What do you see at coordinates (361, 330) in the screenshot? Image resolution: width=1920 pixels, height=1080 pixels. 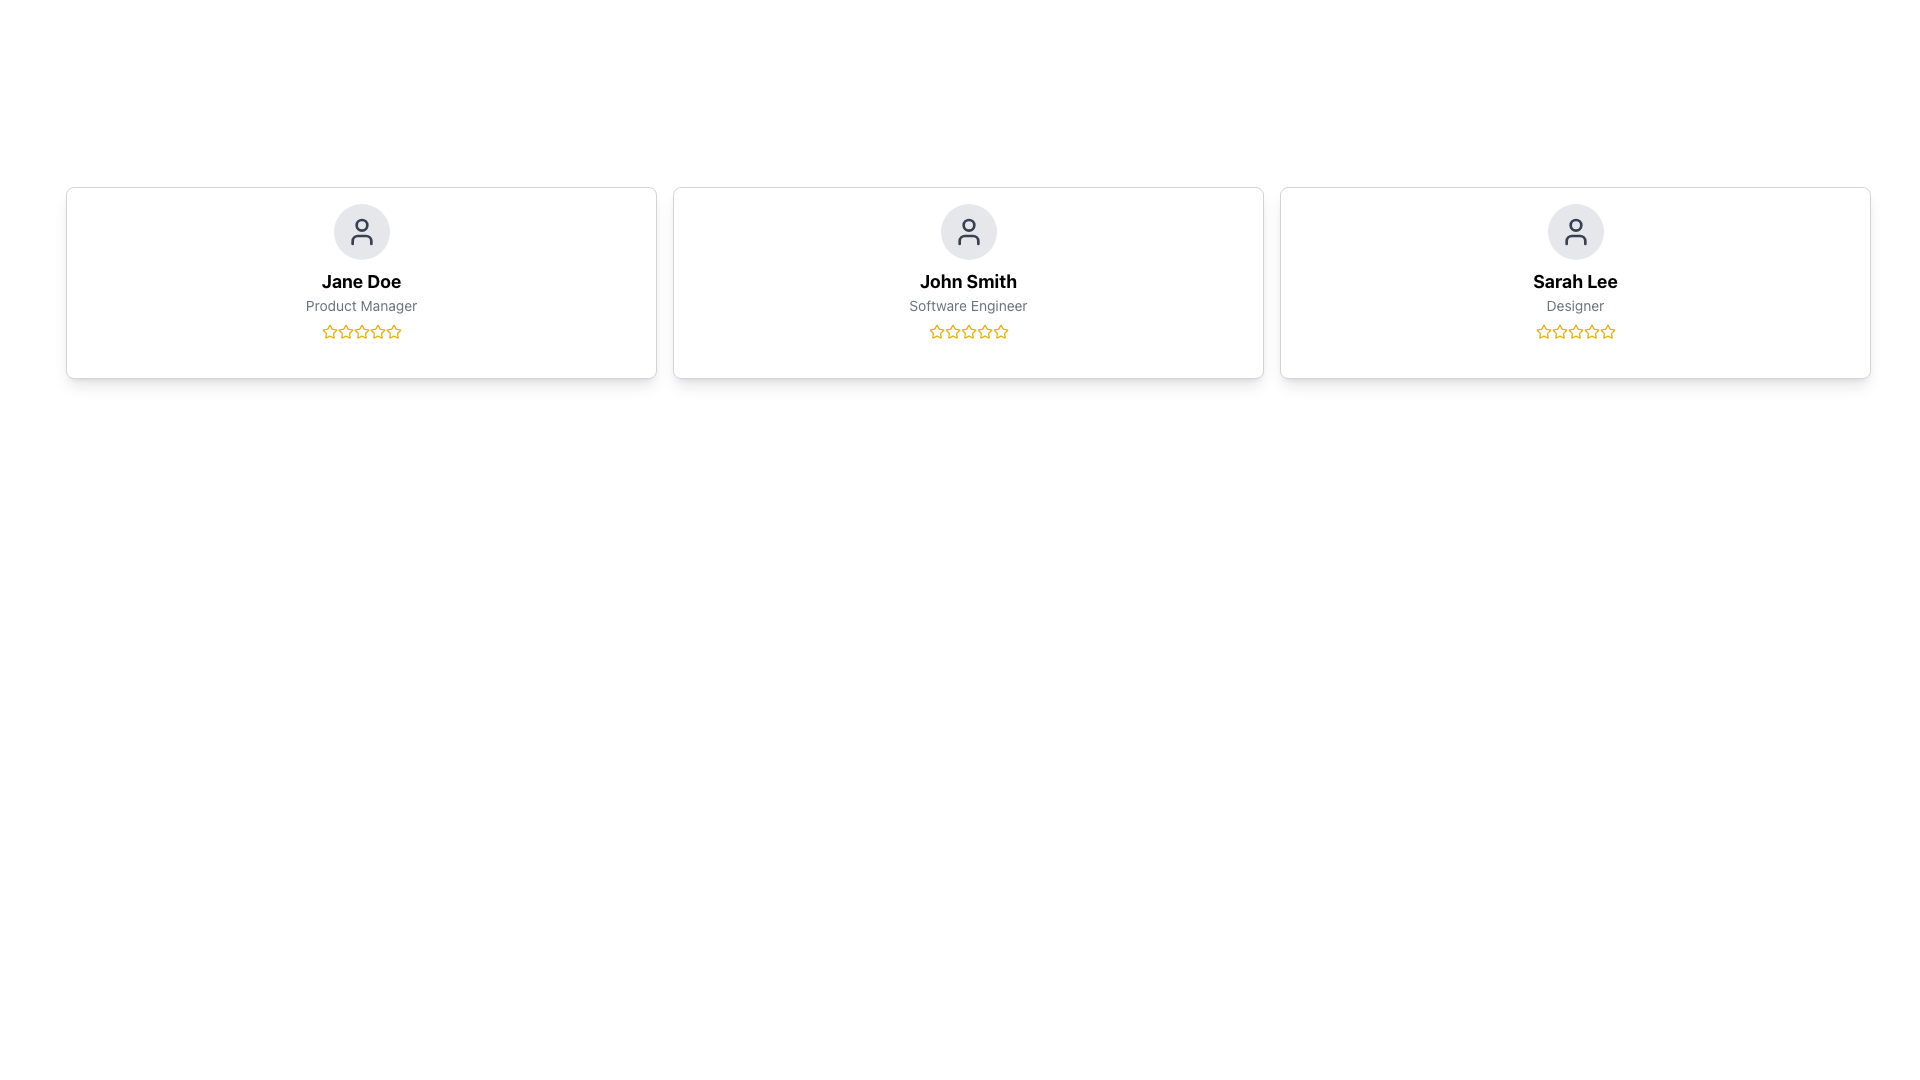 I see `the second star icon in the rating system, which is filled with yellow color` at bounding box center [361, 330].